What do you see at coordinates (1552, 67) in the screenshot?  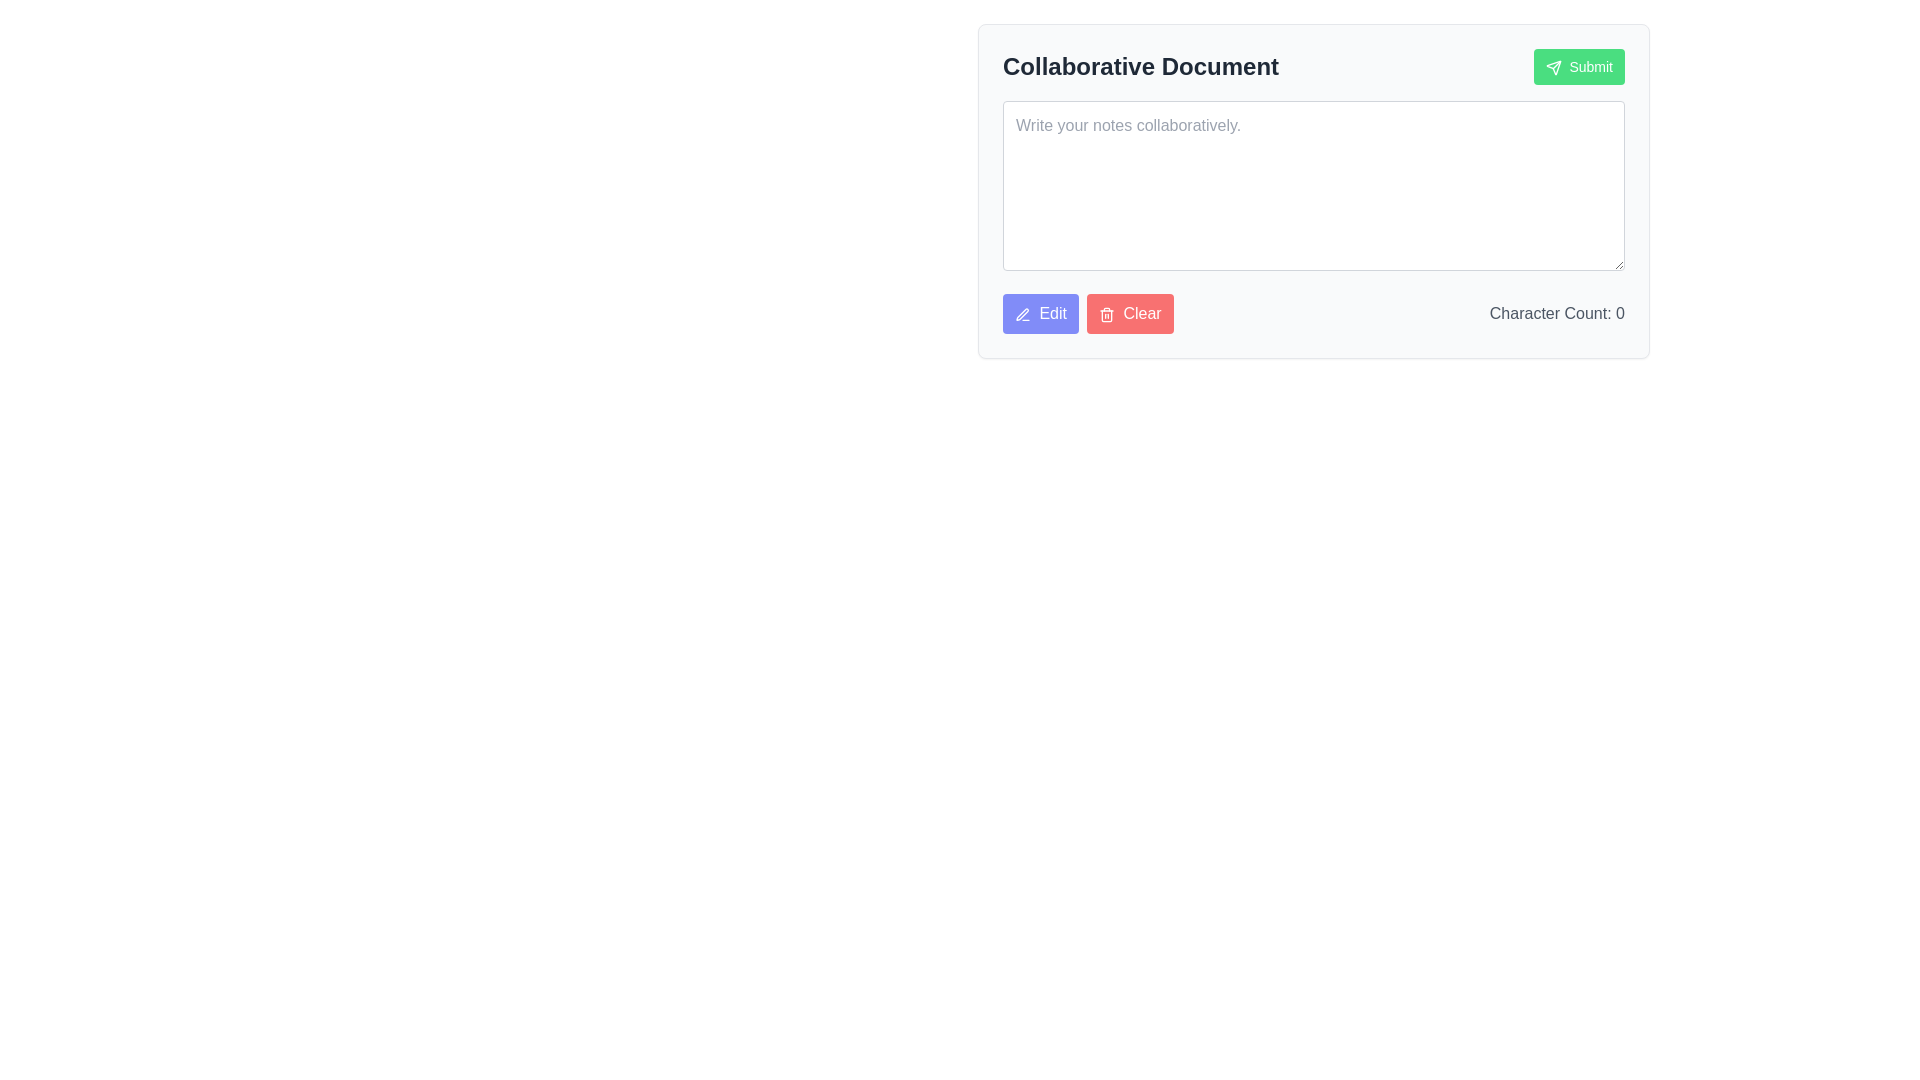 I see `the paper airplane icon graphic located in the green 'Submit' button in the upper right corner of the interface` at bounding box center [1552, 67].